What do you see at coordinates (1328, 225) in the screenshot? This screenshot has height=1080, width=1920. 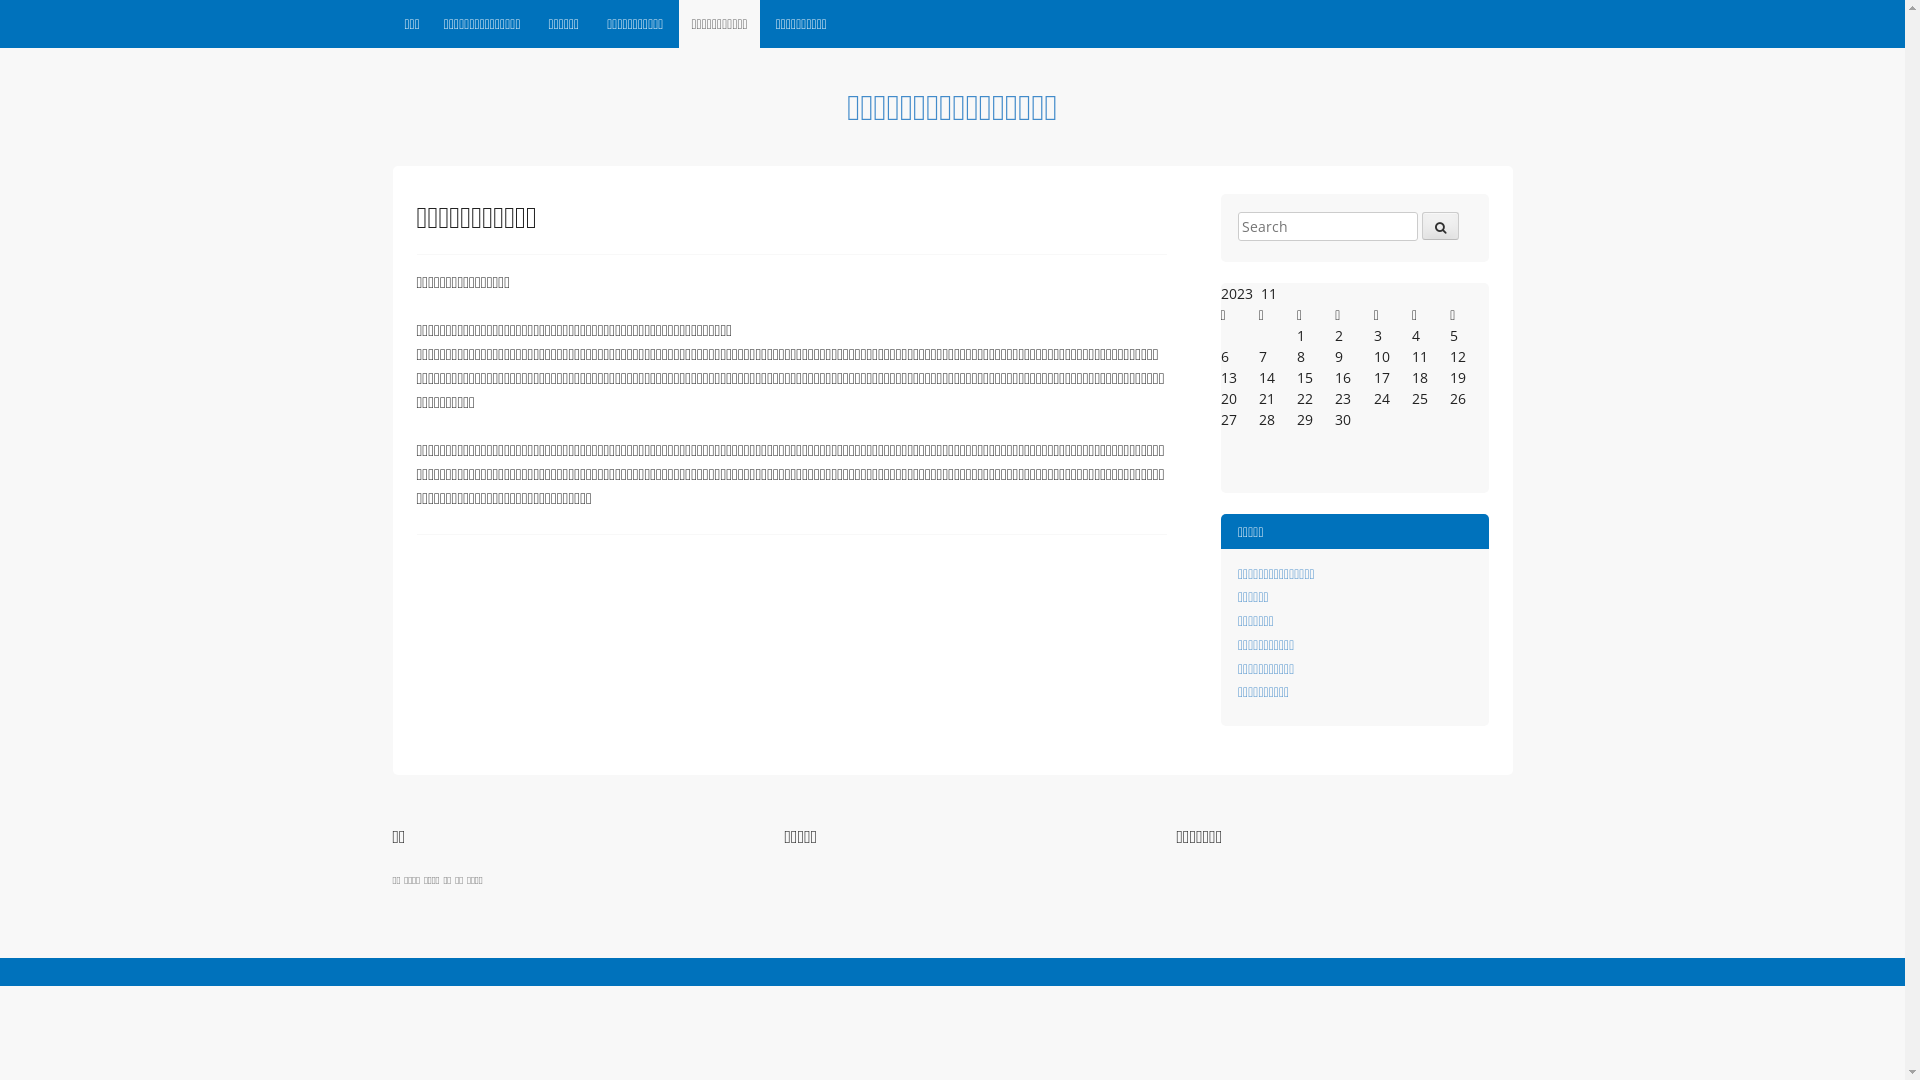 I see `'Search for:'` at bounding box center [1328, 225].